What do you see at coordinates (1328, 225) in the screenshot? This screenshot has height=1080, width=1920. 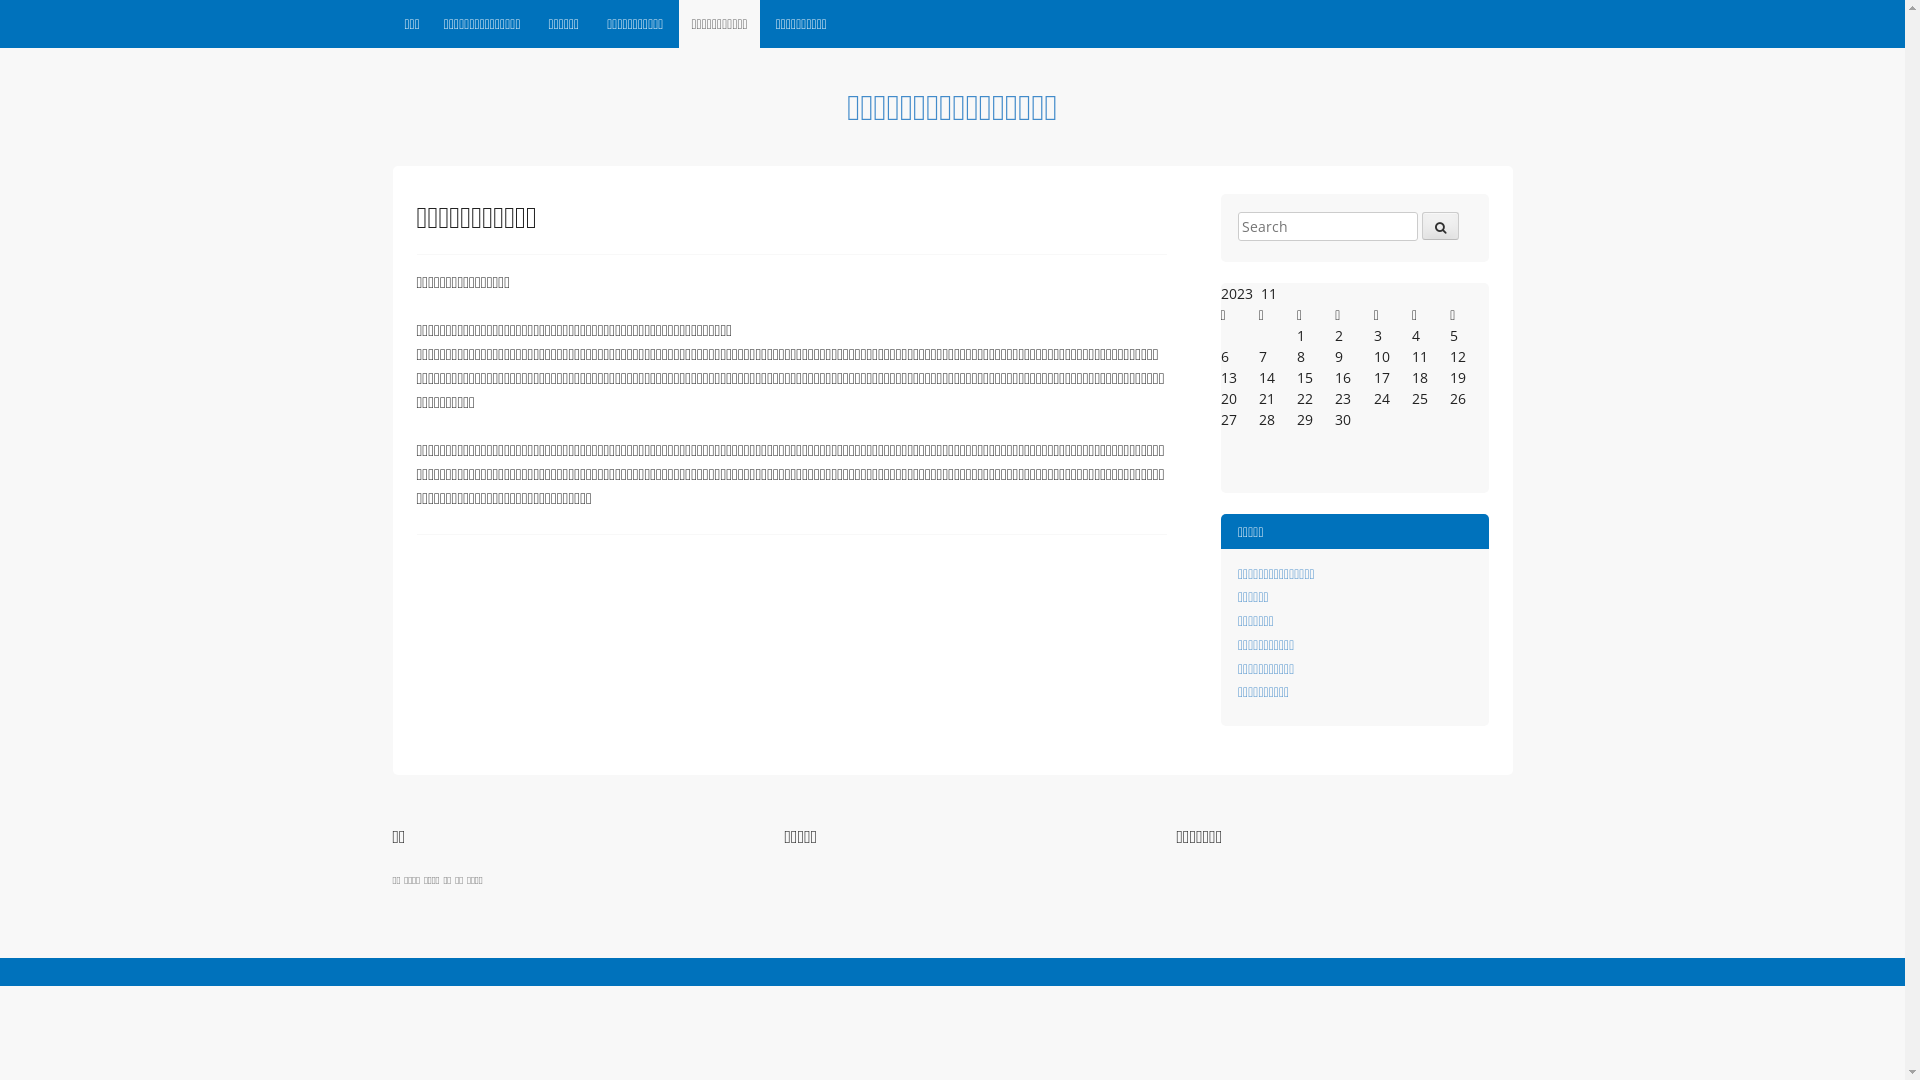 I see `'Search for:'` at bounding box center [1328, 225].